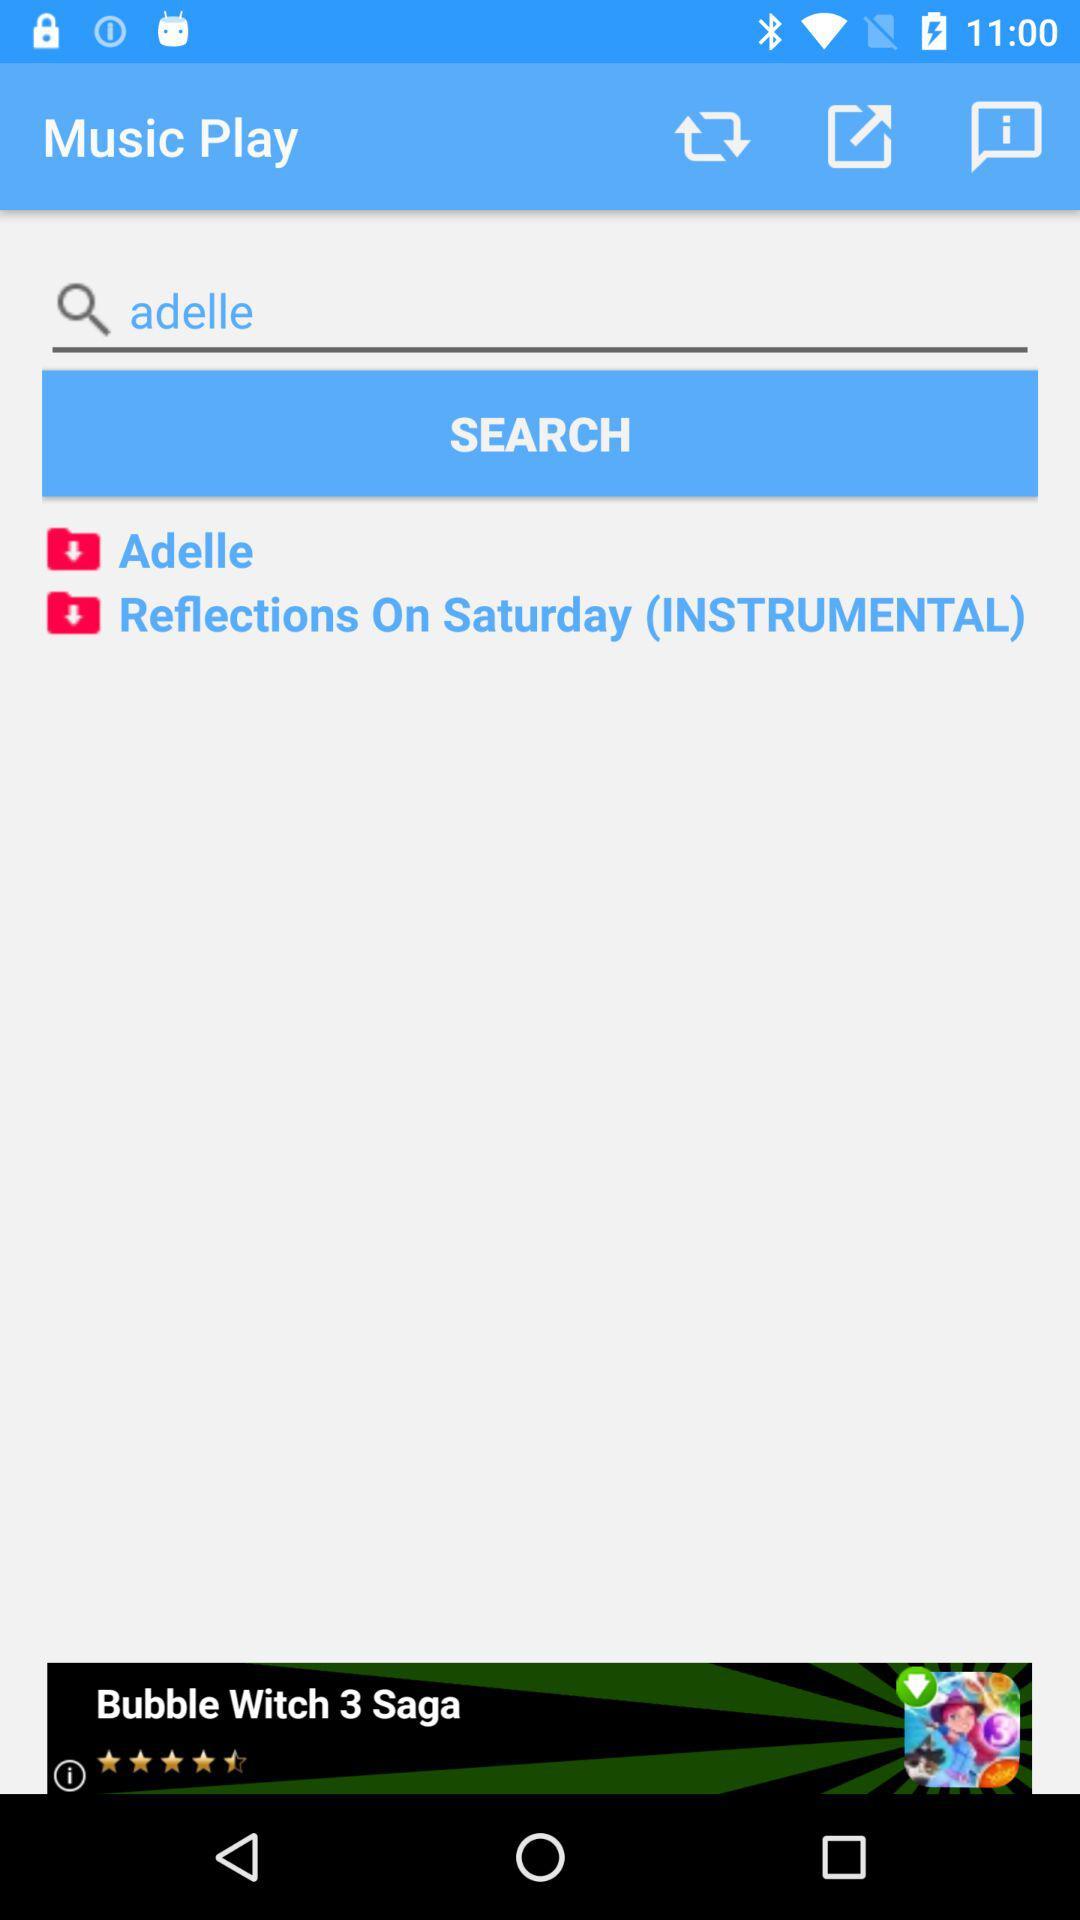  I want to click on reflections on saturday icon, so click(540, 612).